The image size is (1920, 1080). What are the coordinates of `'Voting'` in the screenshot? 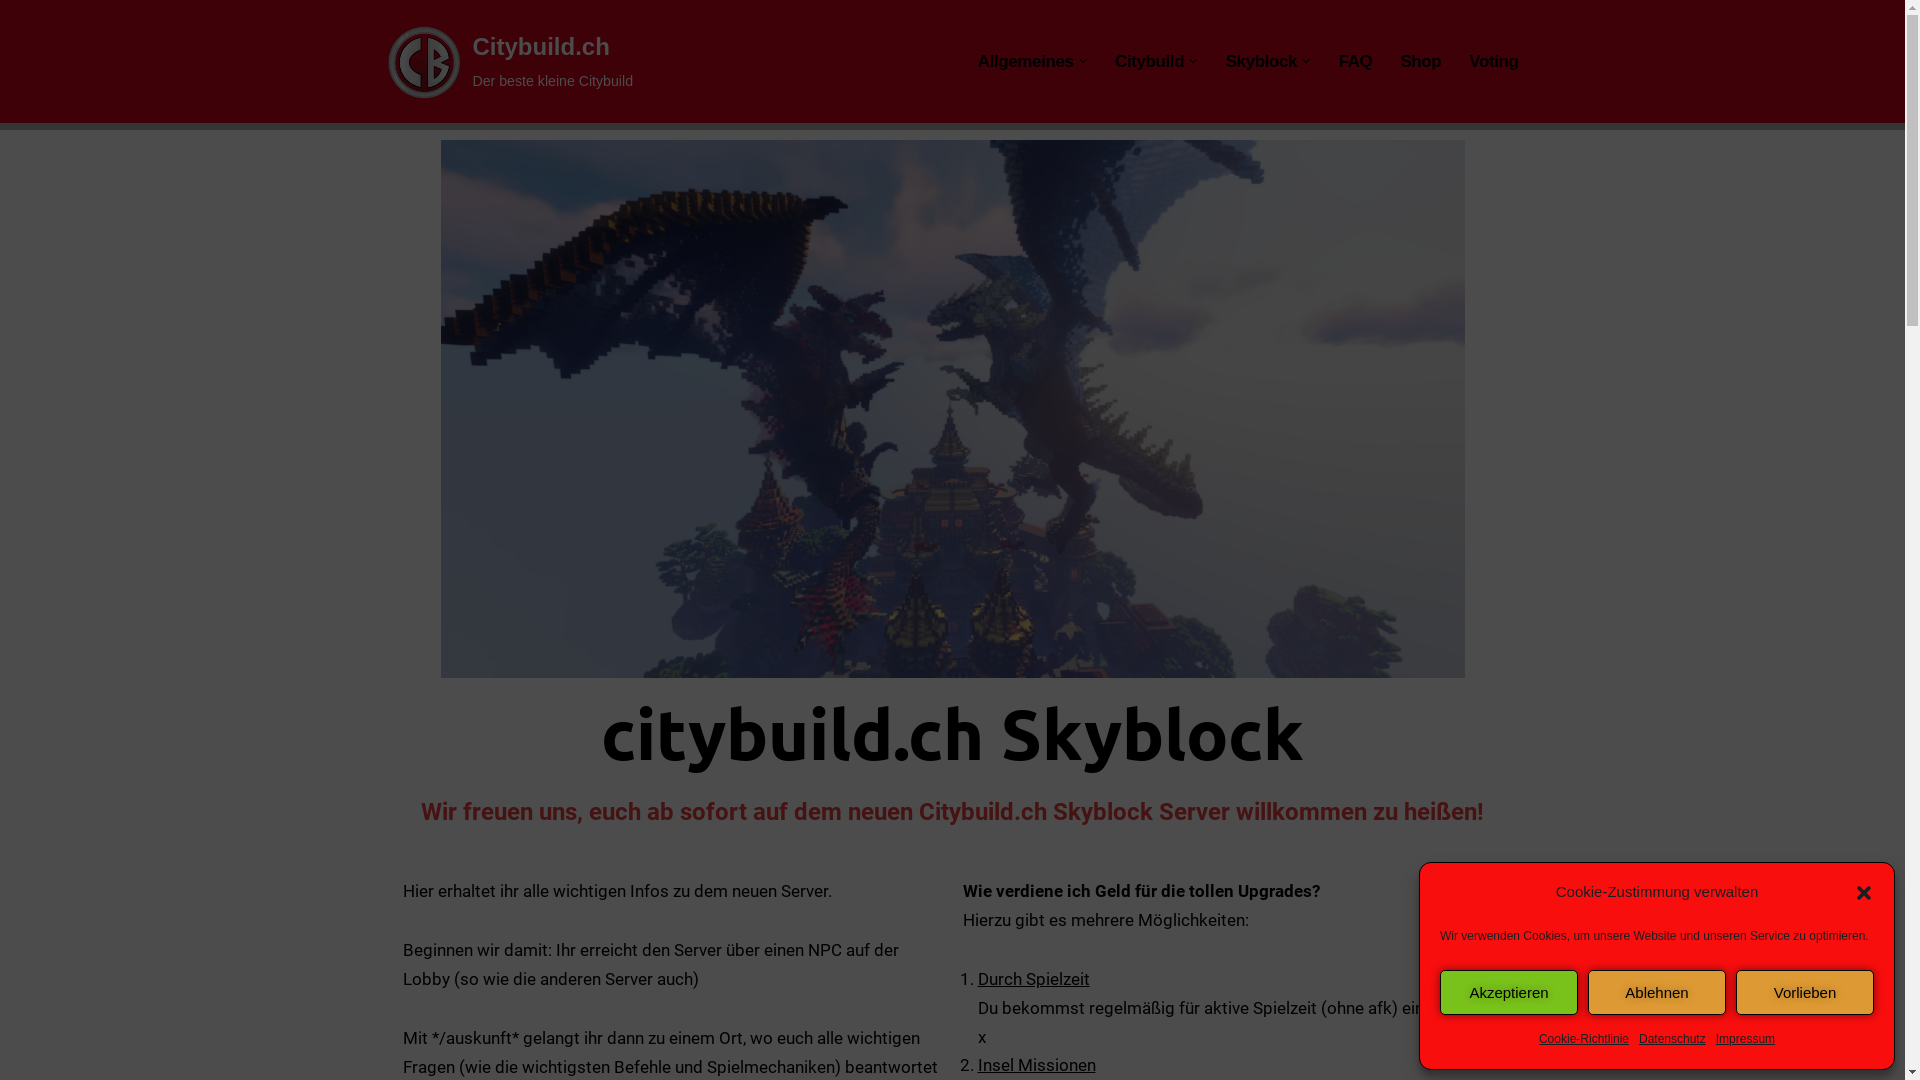 It's located at (1493, 60).